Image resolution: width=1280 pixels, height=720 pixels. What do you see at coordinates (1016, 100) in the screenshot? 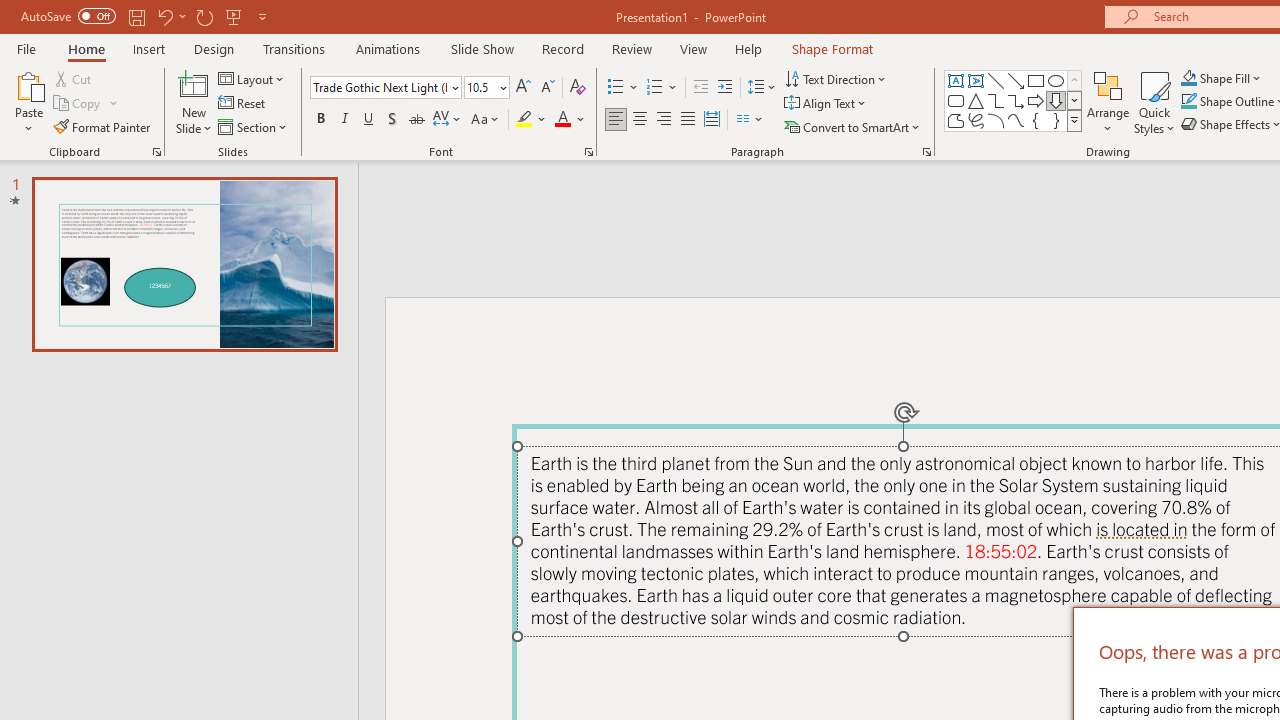
I see `'Connector: Elbow Arrow'` at bounding box center [1016, 100].